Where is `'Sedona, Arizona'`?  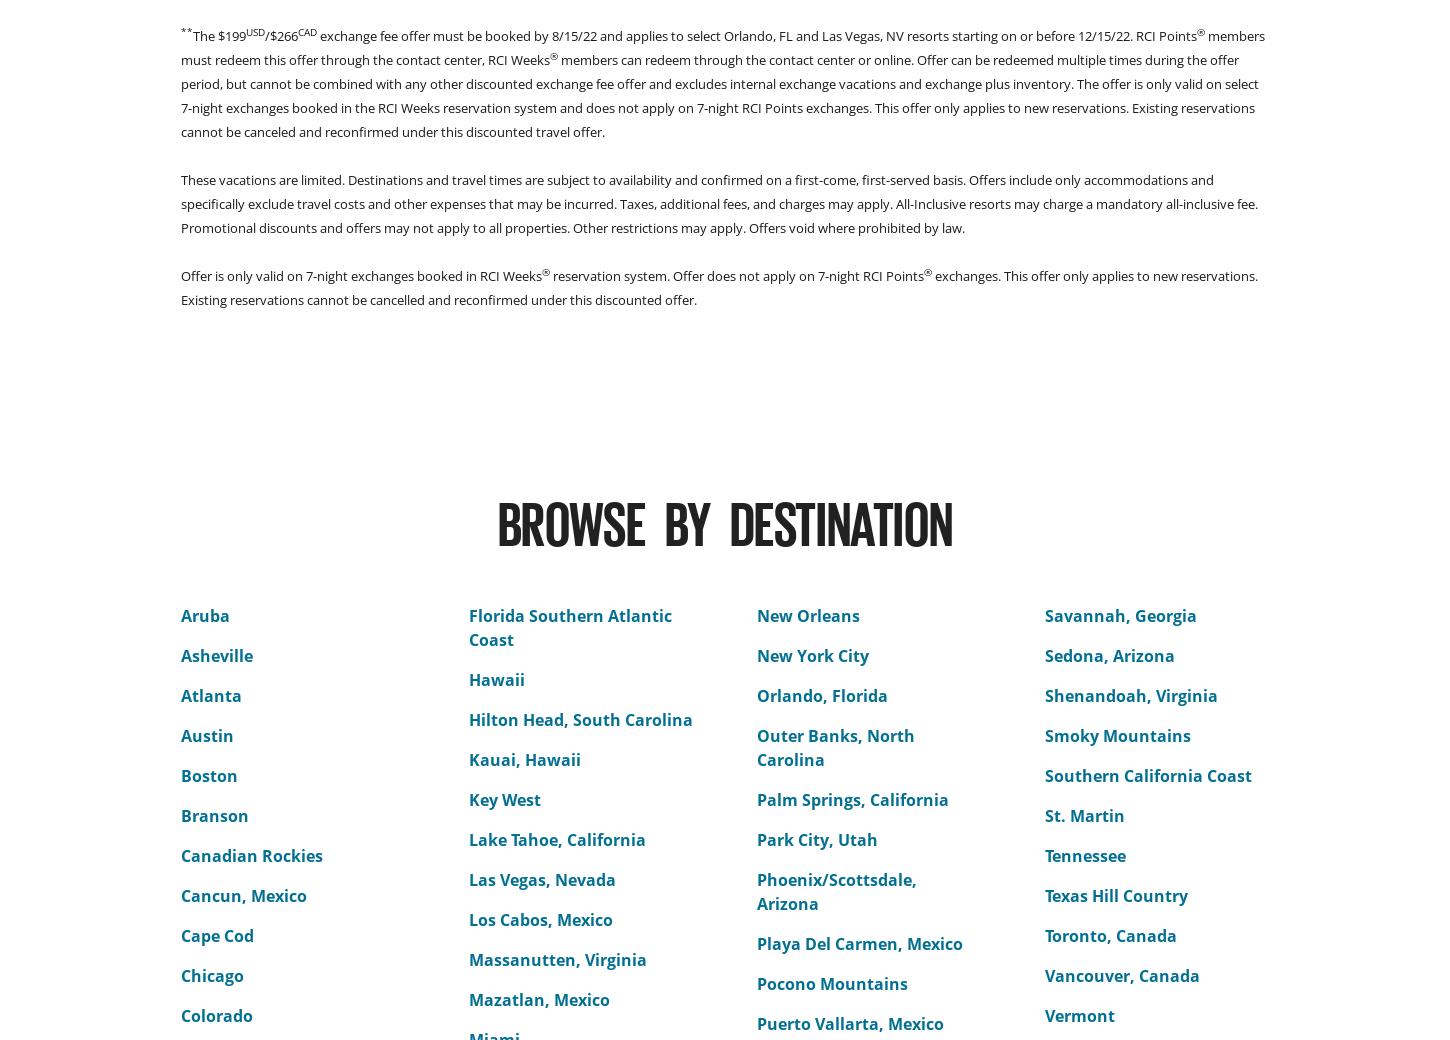 'Sedona, Arizona' is located at coordinates (1108, 656).